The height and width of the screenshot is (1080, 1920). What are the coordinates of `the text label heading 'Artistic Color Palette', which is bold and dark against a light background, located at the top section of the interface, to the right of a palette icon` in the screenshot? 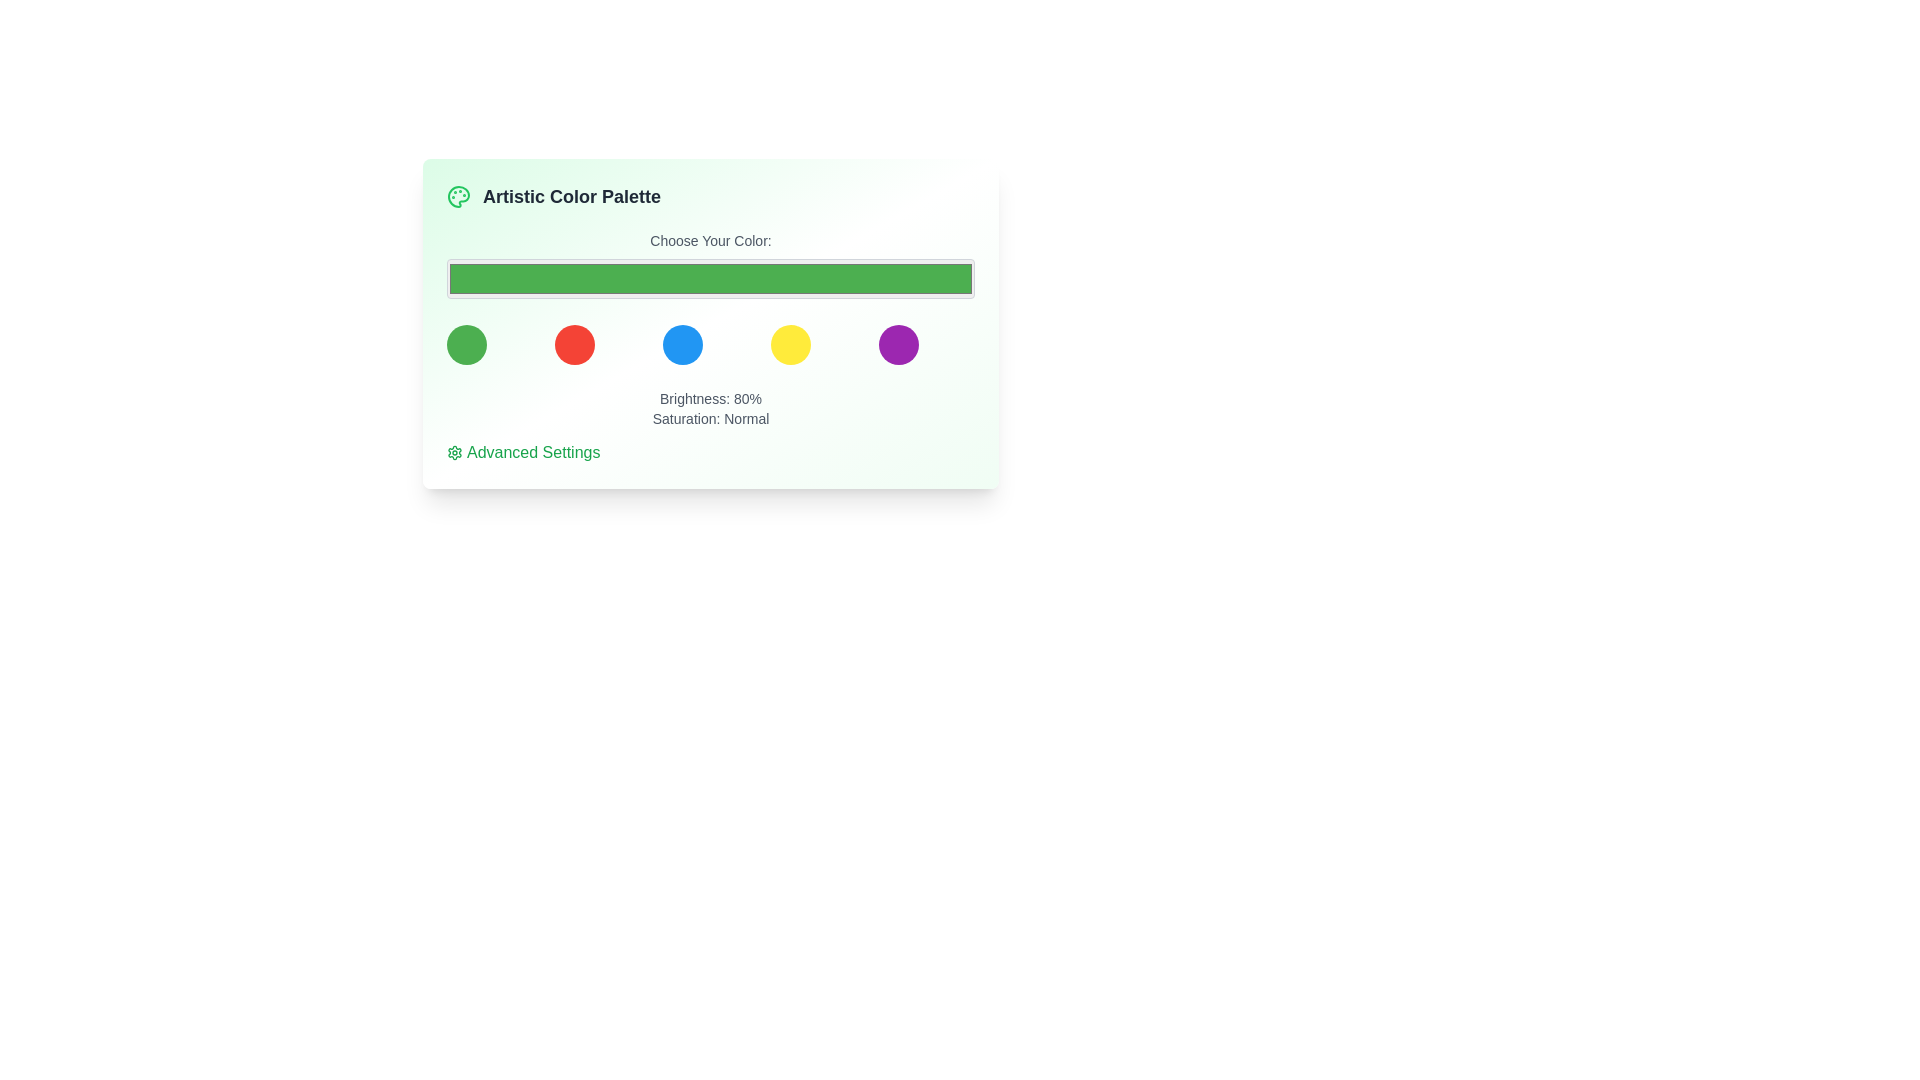 It's located at (570, 196).